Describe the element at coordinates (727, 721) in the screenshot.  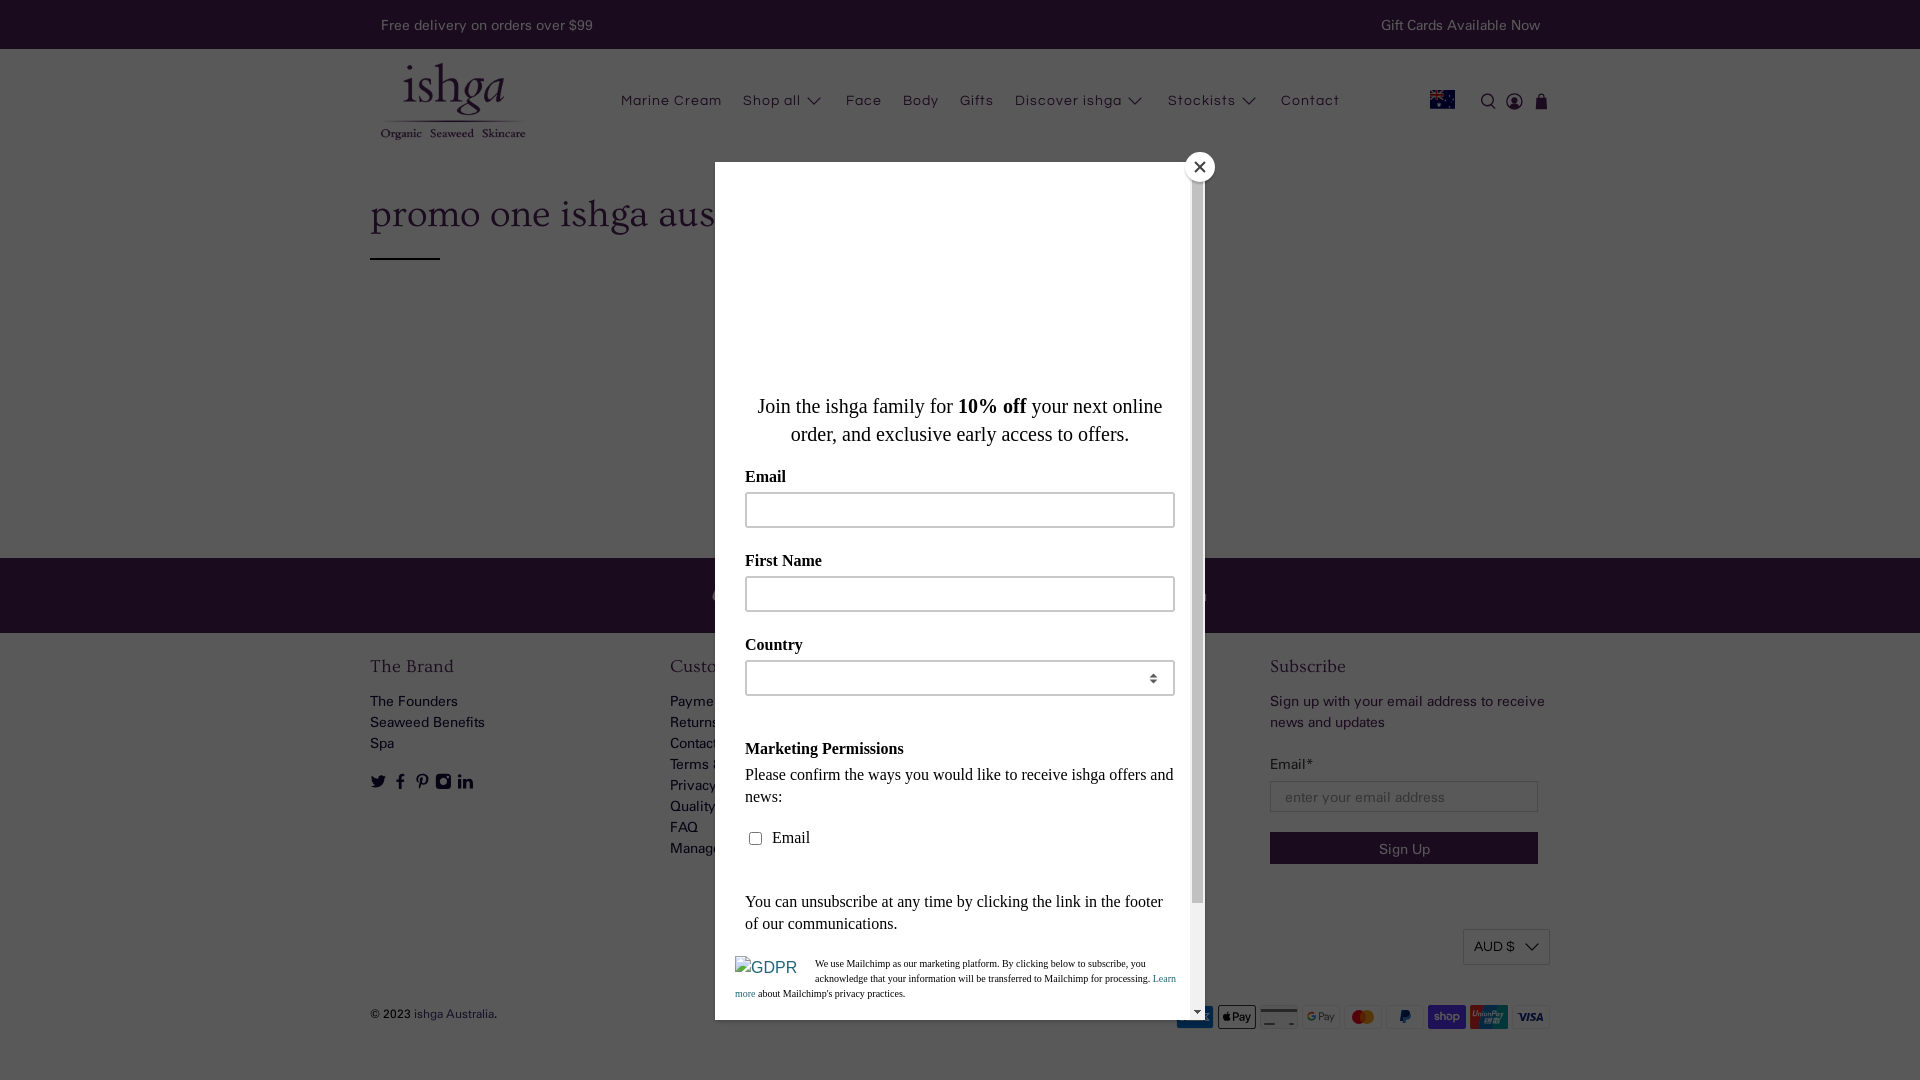
I see `'Returns & Refunds'` at that location.